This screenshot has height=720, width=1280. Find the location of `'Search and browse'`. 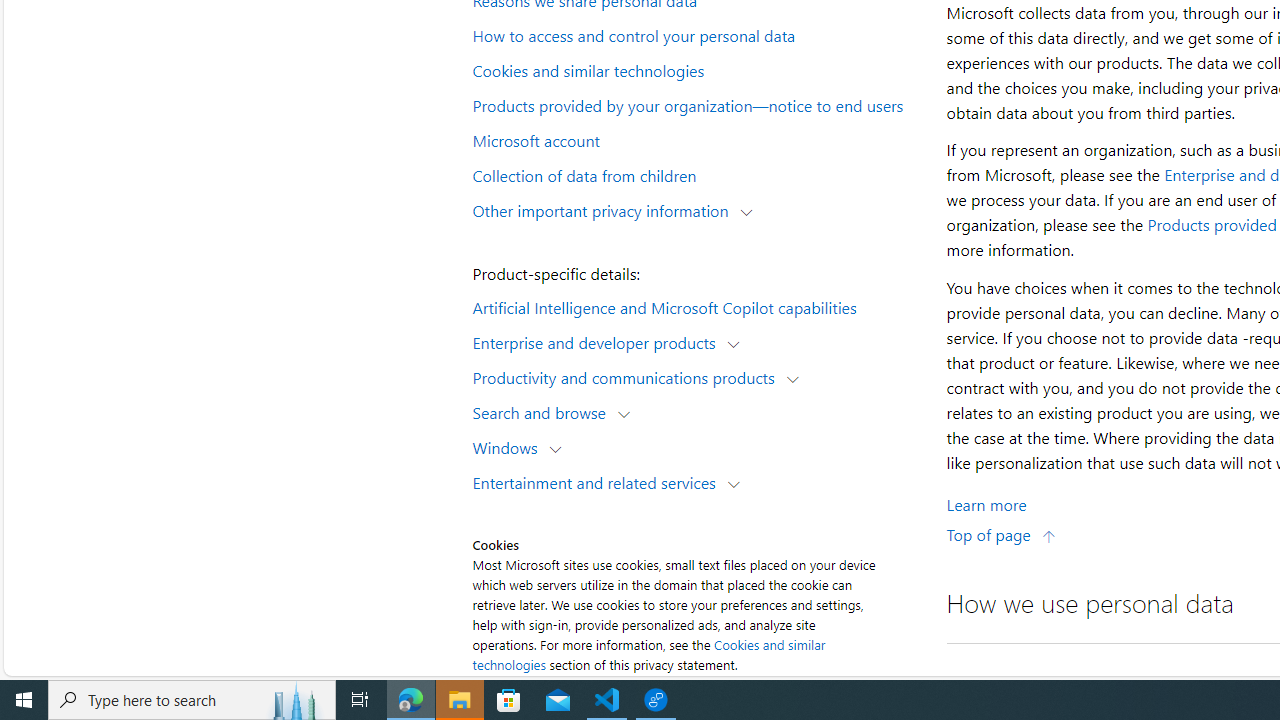

'Search and browse' is located at coordinates (544, 411).